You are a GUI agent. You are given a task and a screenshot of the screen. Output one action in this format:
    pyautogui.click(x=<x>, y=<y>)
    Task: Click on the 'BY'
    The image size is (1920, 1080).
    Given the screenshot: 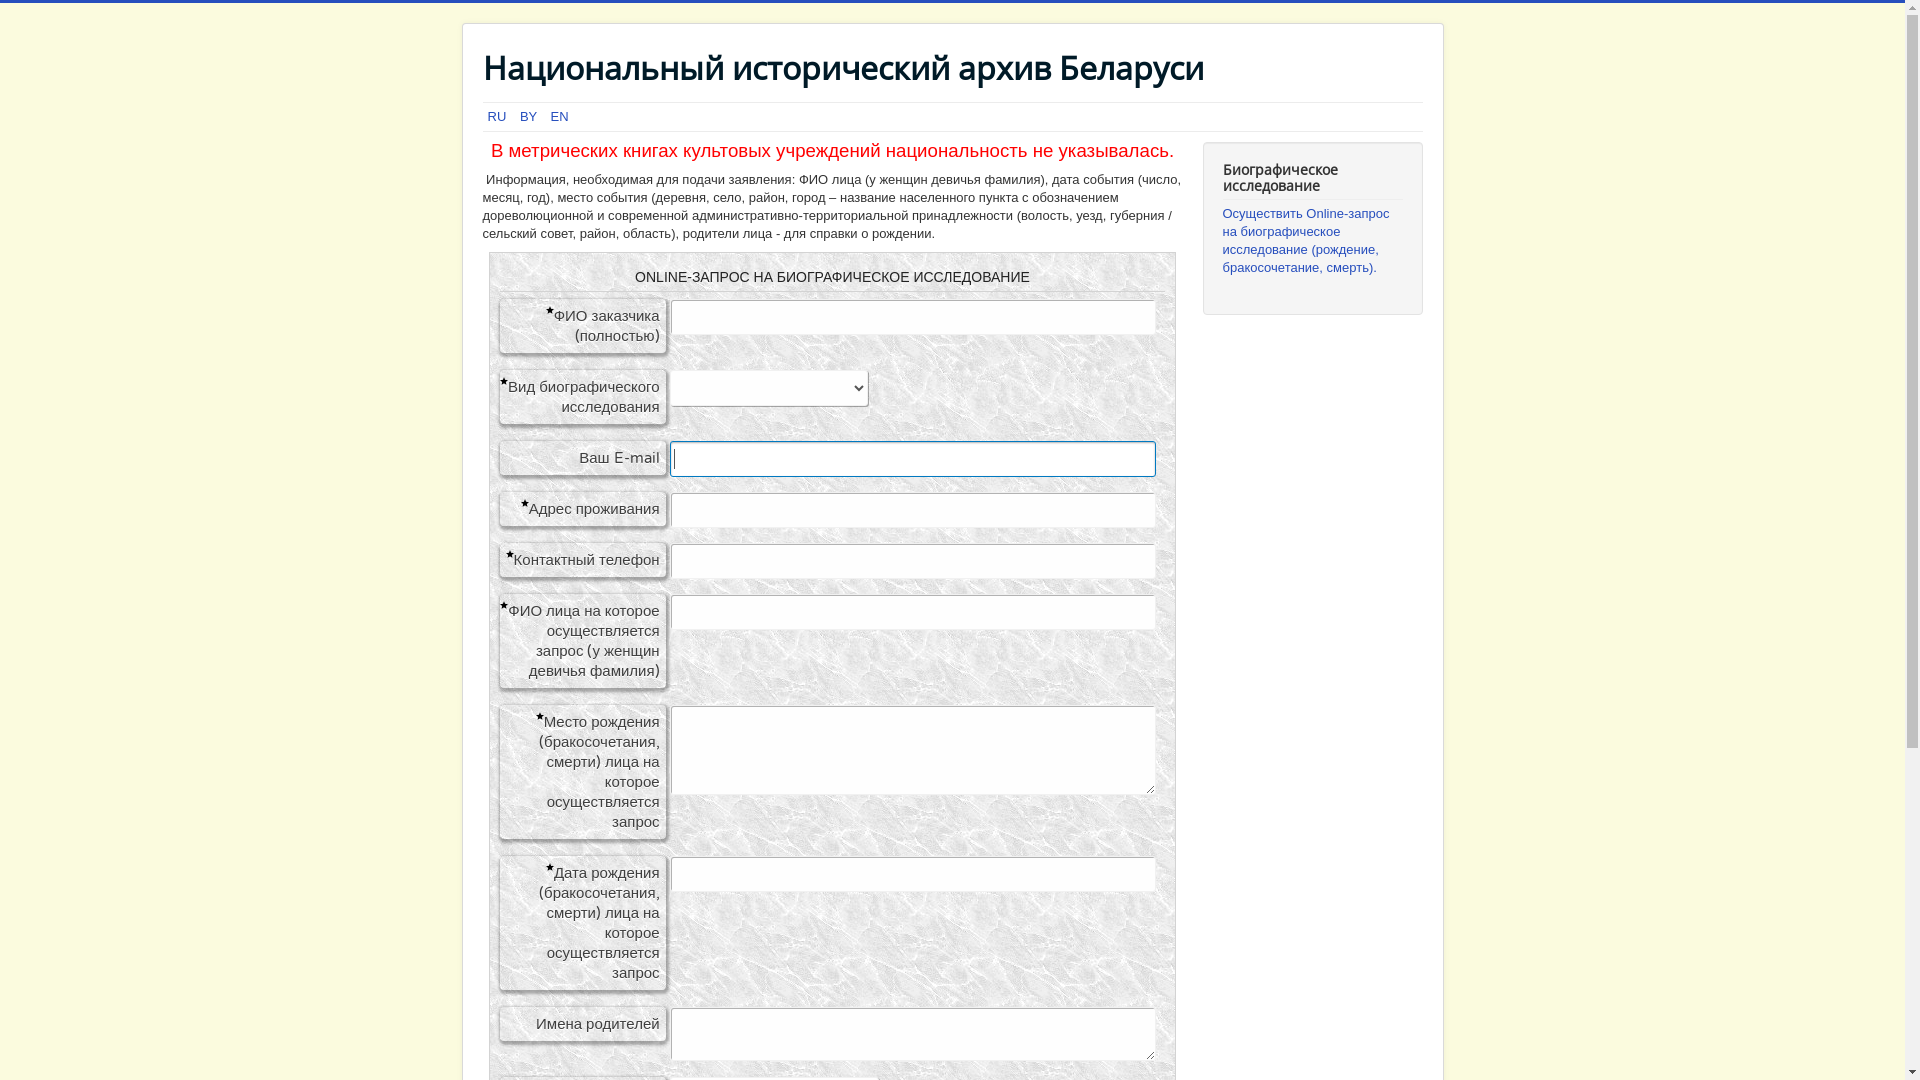 What is the action you would take?
    pyautogui.click(x=530, y=116)
    